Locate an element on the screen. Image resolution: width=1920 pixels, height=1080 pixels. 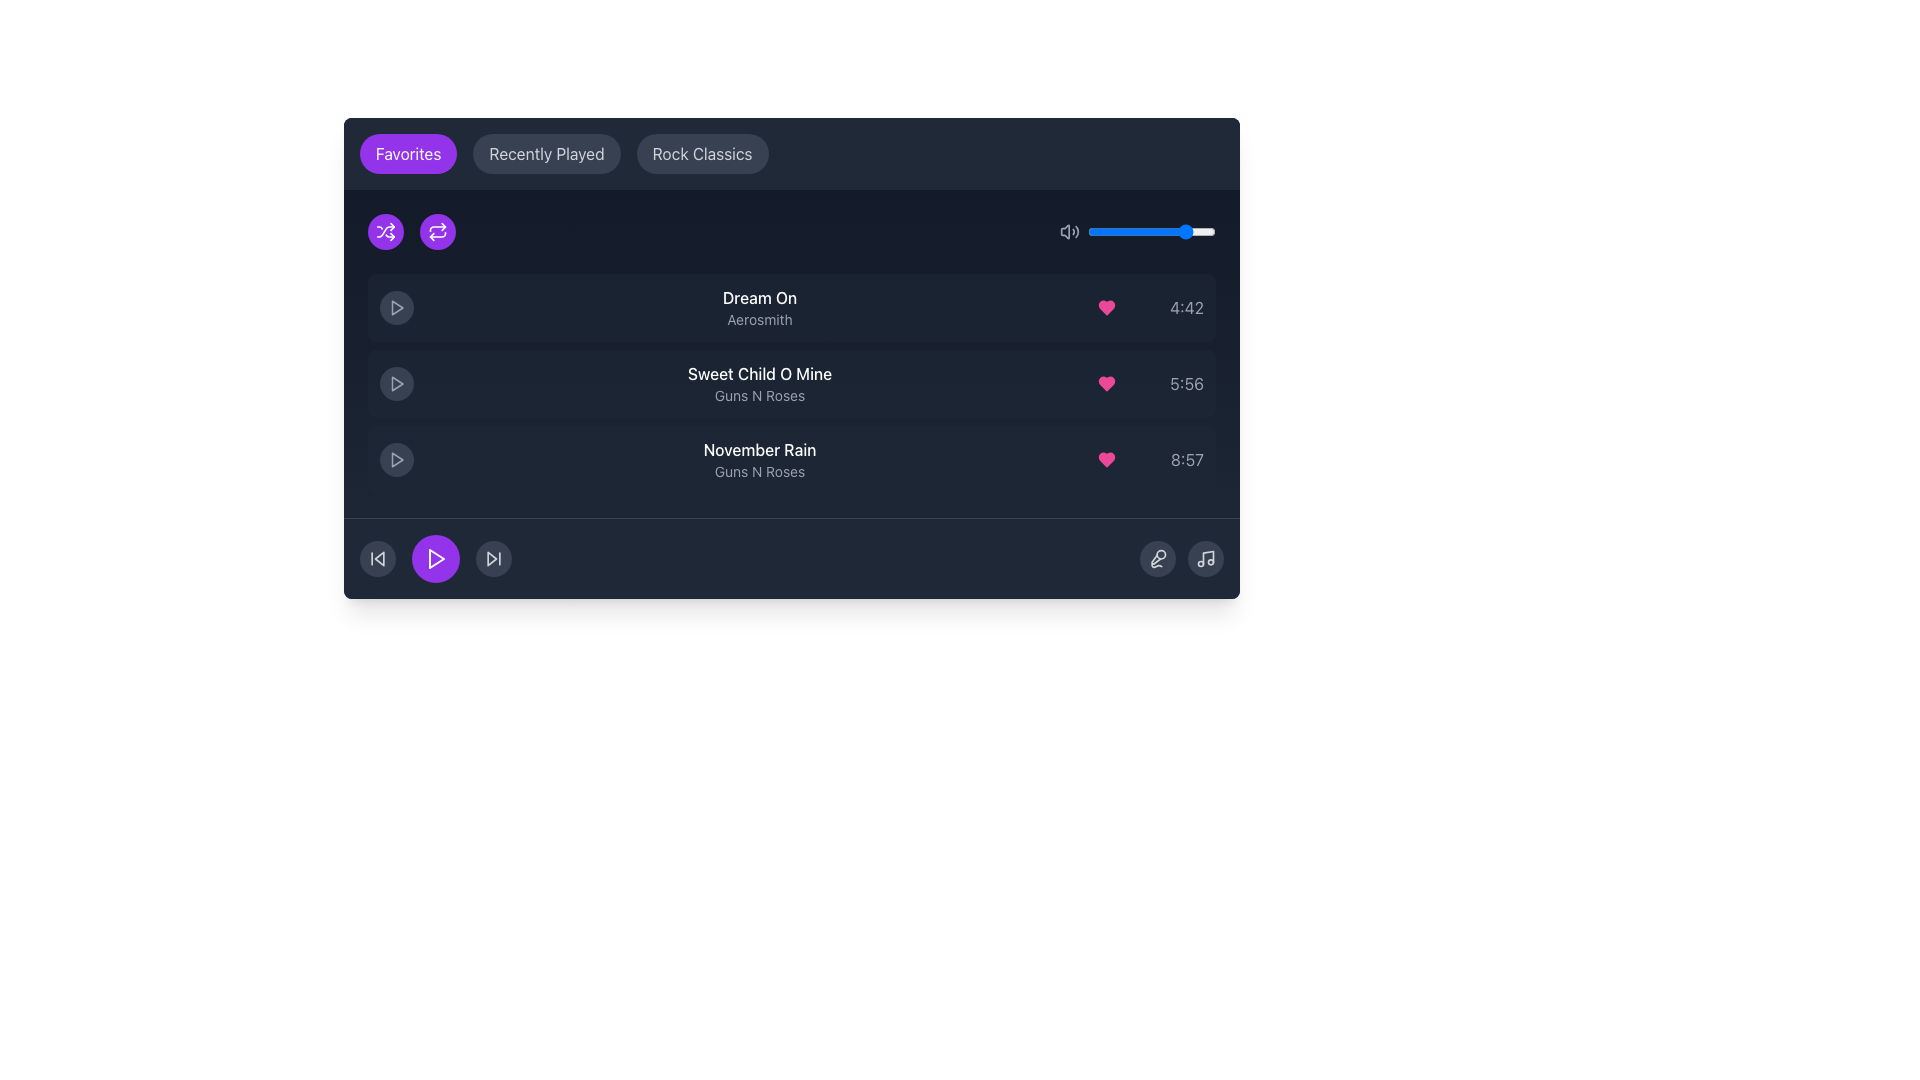
the microphone icon button located in the bottom-right section of the music player interface is located at coordinates (1157, 559).